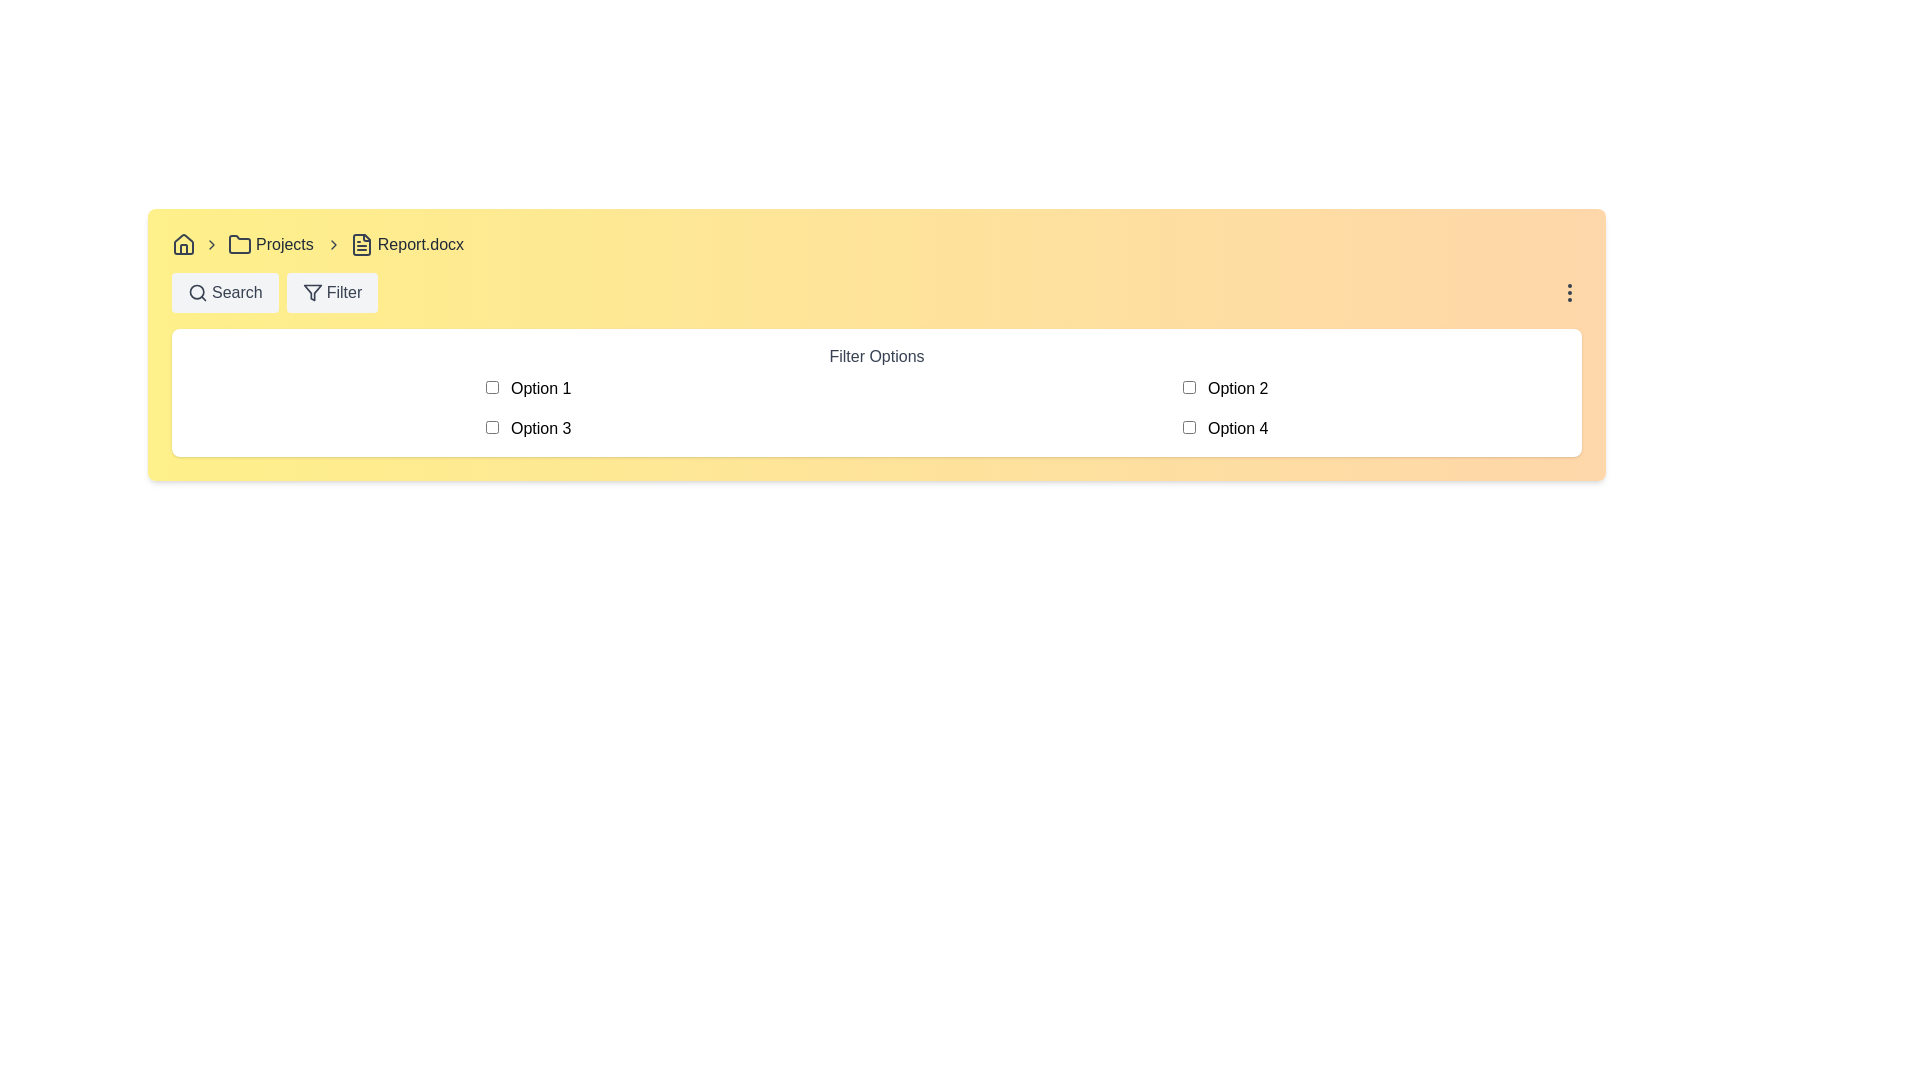  What do you see at coordinates (361, 244) in the screenshot?
I see `the appearance of the document file icon, which is the fourth in the breadcrumb navigation trail following the 'Projects' section and a chevron-right icon` at bounding box center [361, 244].